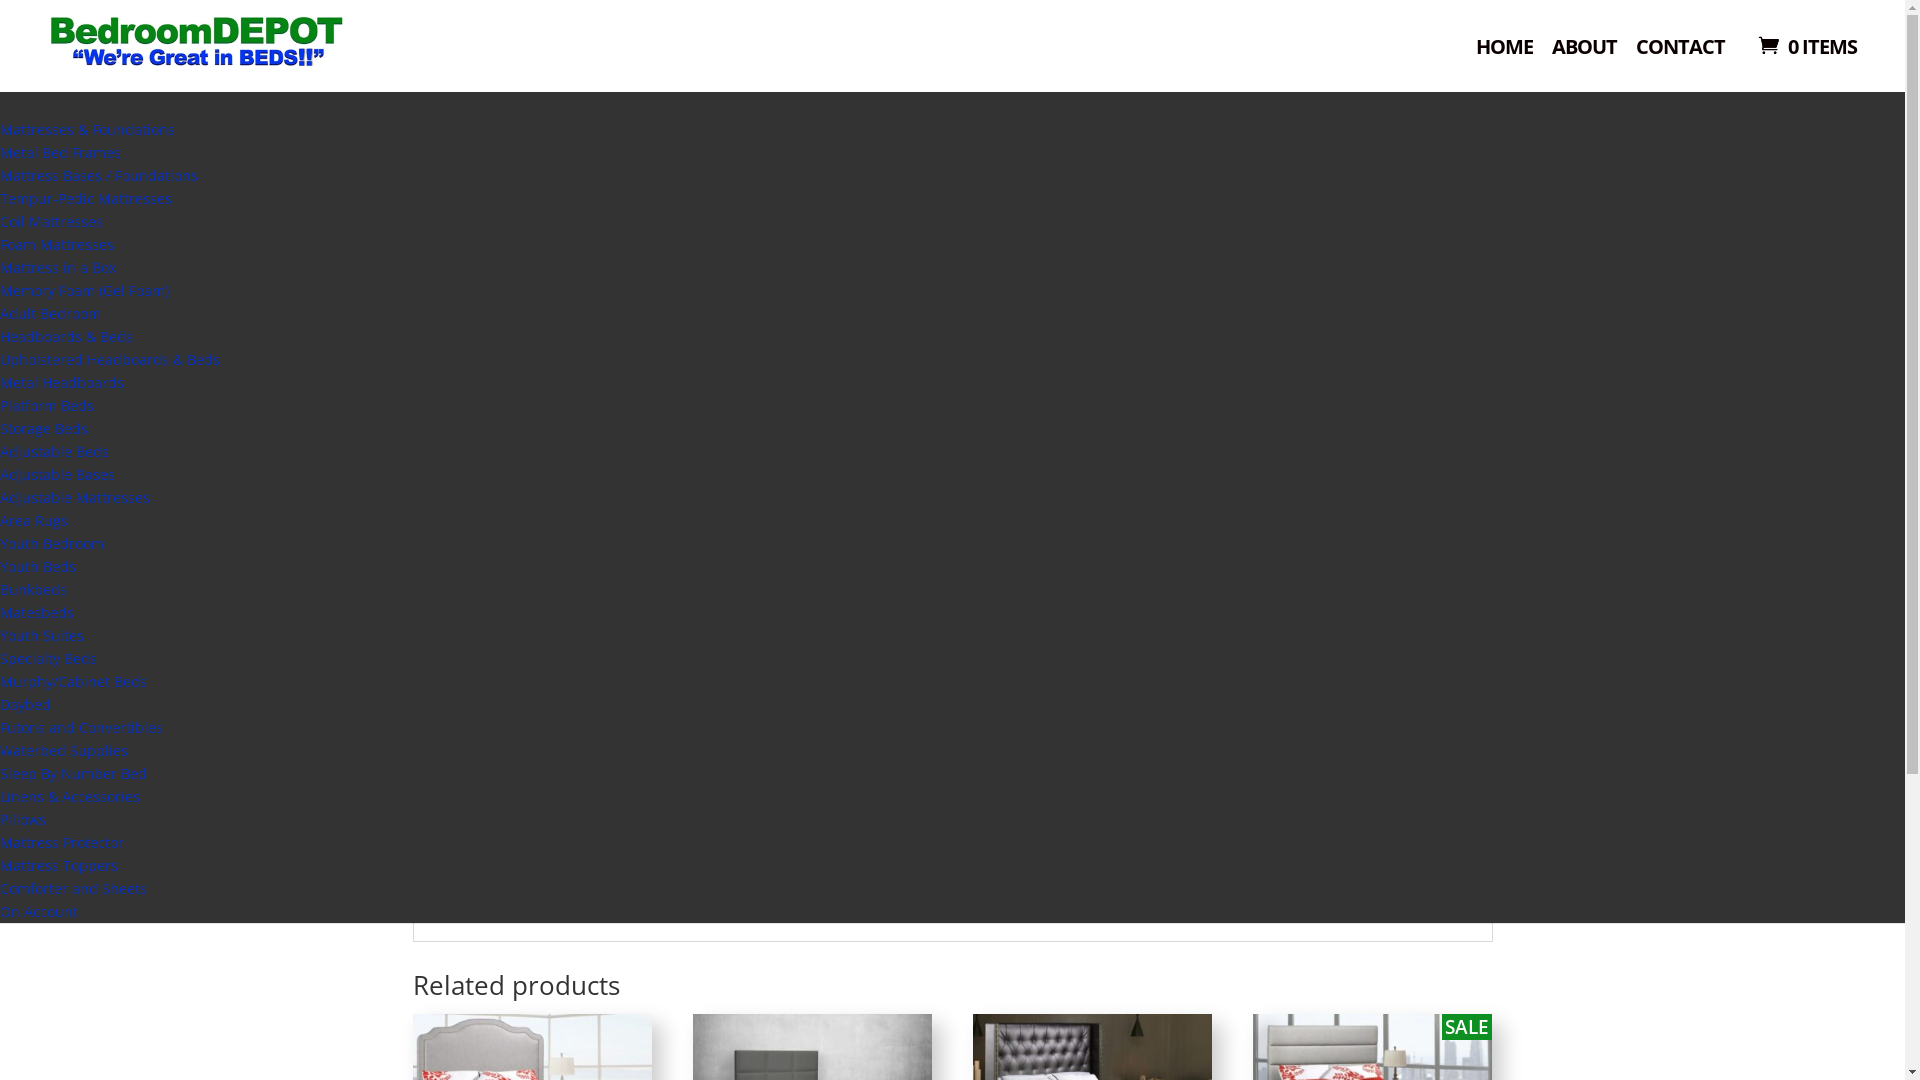  Describe the element at coordinates (38, 911) in the screenshot. I see `'On Account'` at that location.